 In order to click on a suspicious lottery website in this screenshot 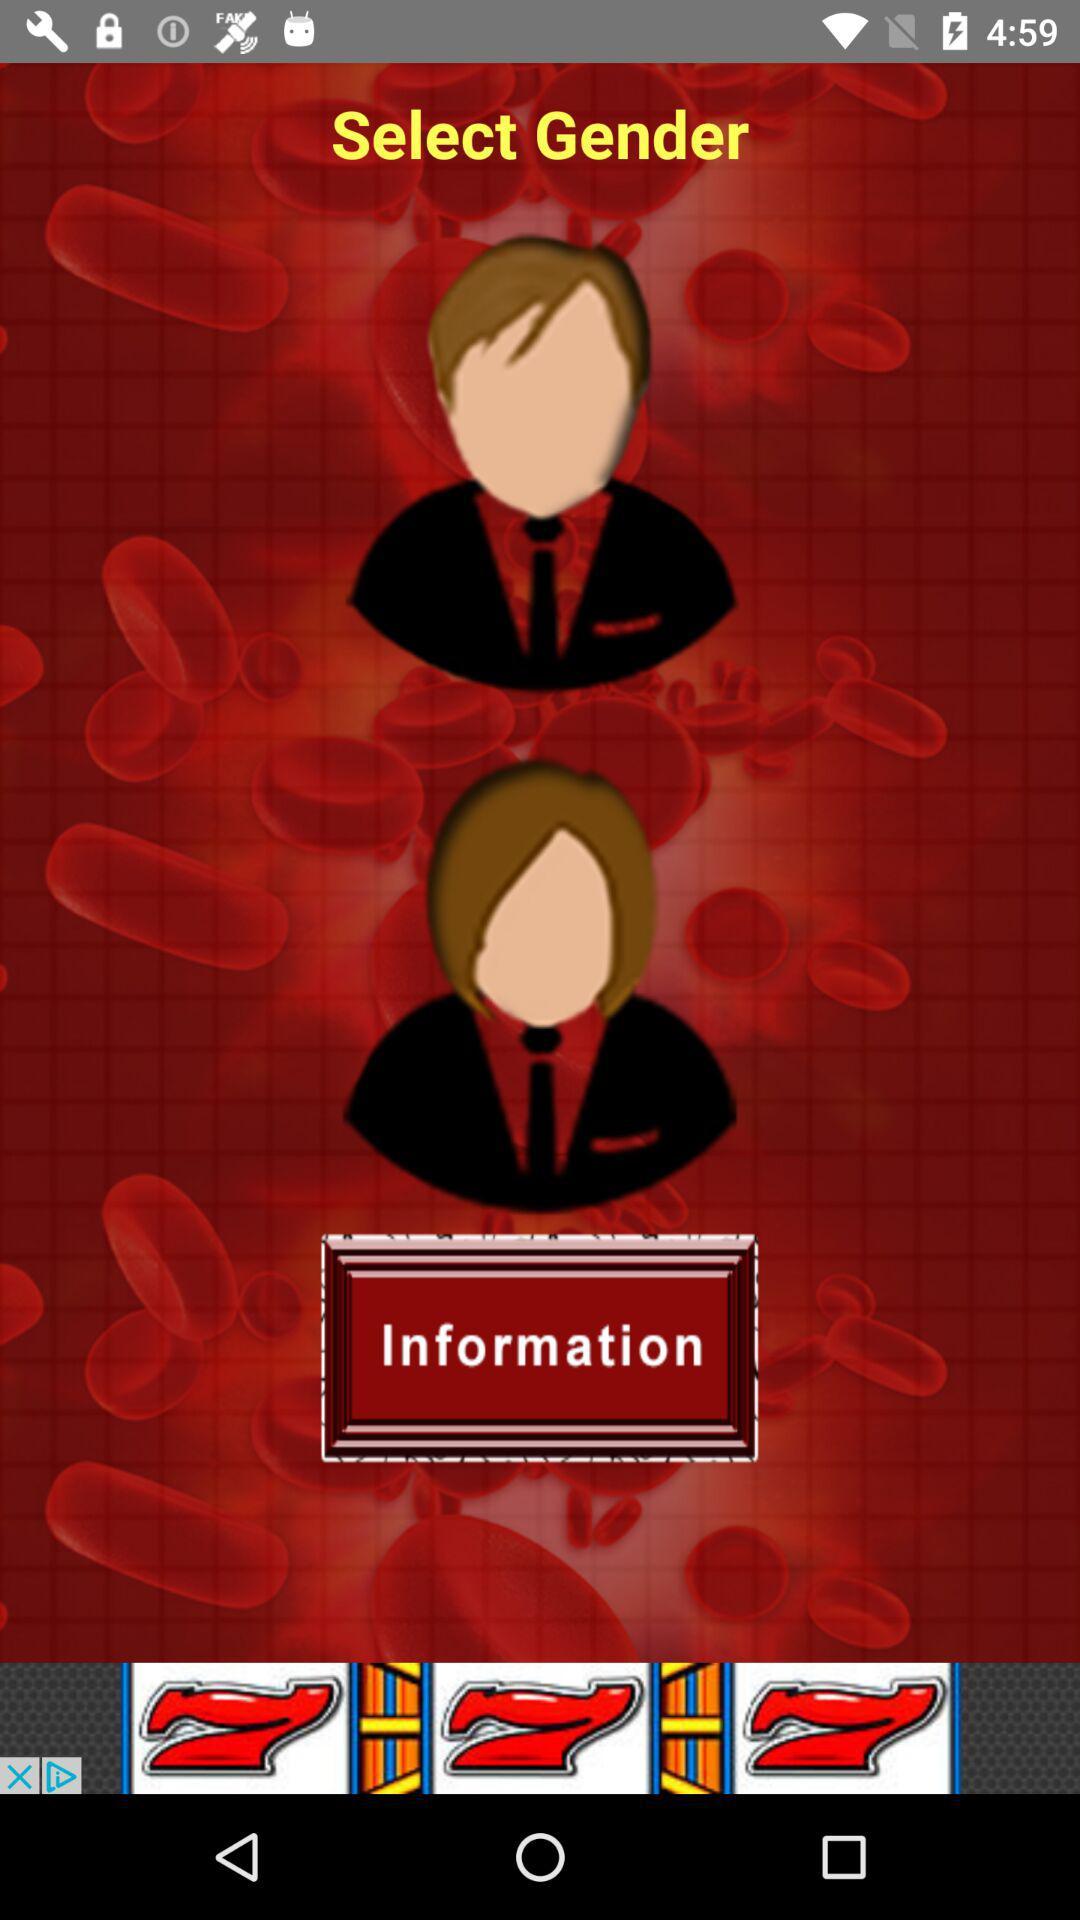, I will do `click(540, 1727)`.